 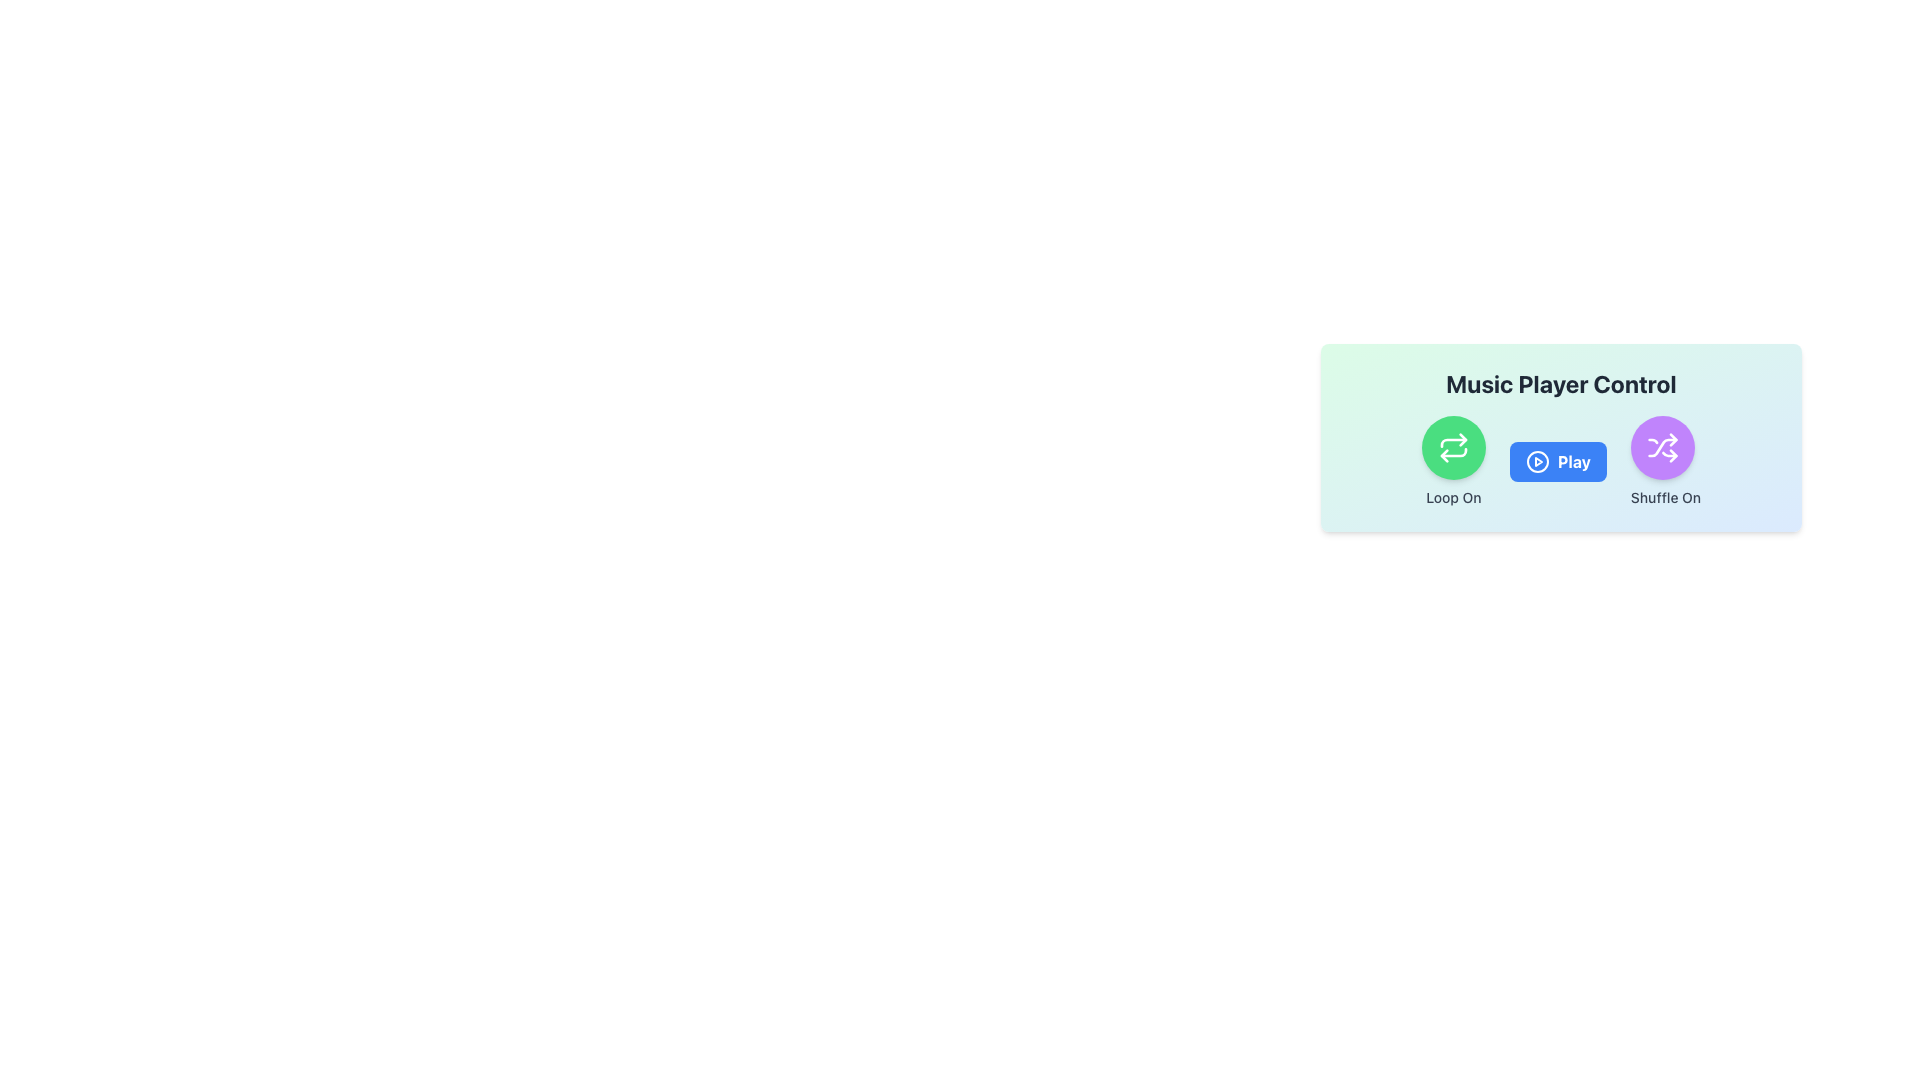 What do you see at coordinates (1662, 446) in the screenshot?
I see `the shuffle button, which is the third icon in a group of three circular buttons` at bounding box center [1662, 446].